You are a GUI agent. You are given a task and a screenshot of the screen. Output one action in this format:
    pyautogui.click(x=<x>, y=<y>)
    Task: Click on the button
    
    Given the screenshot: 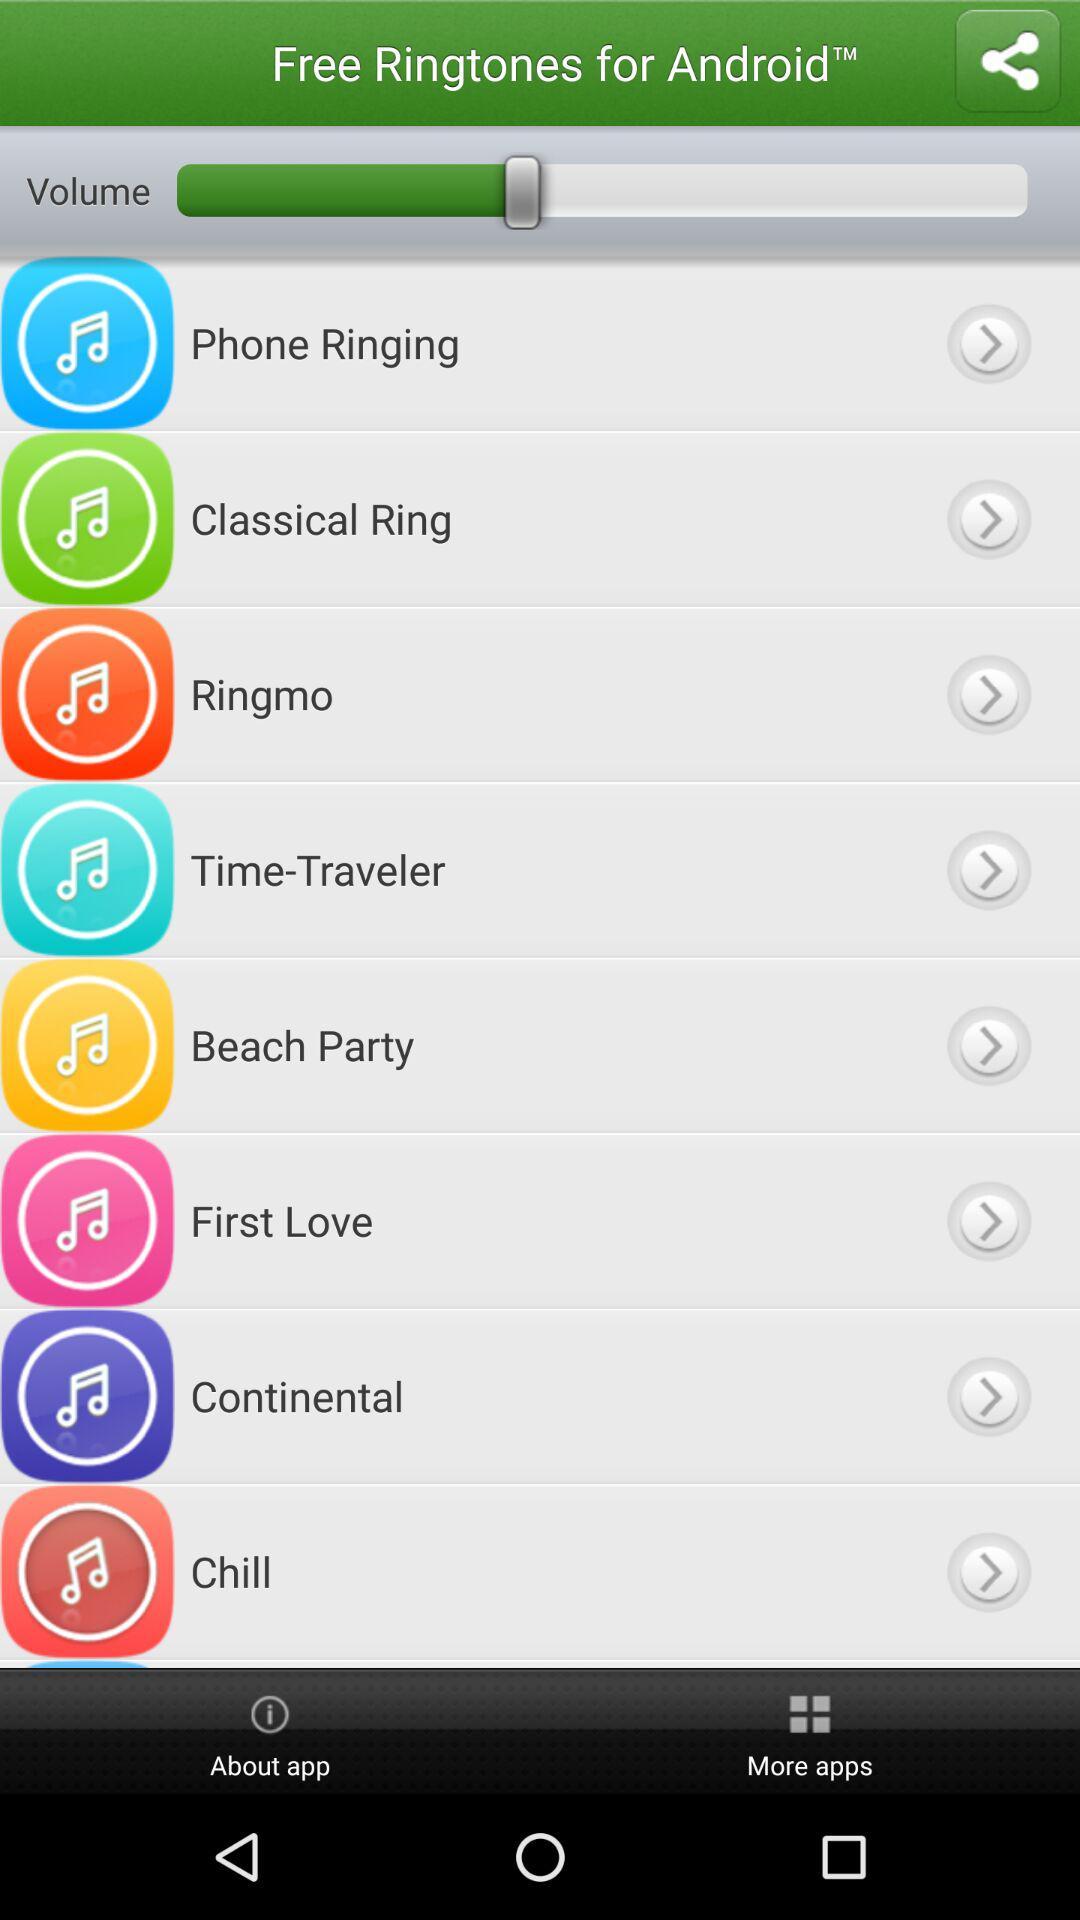 What is the action you would take?
    pyautogui.click(x=987, y=1044)
    